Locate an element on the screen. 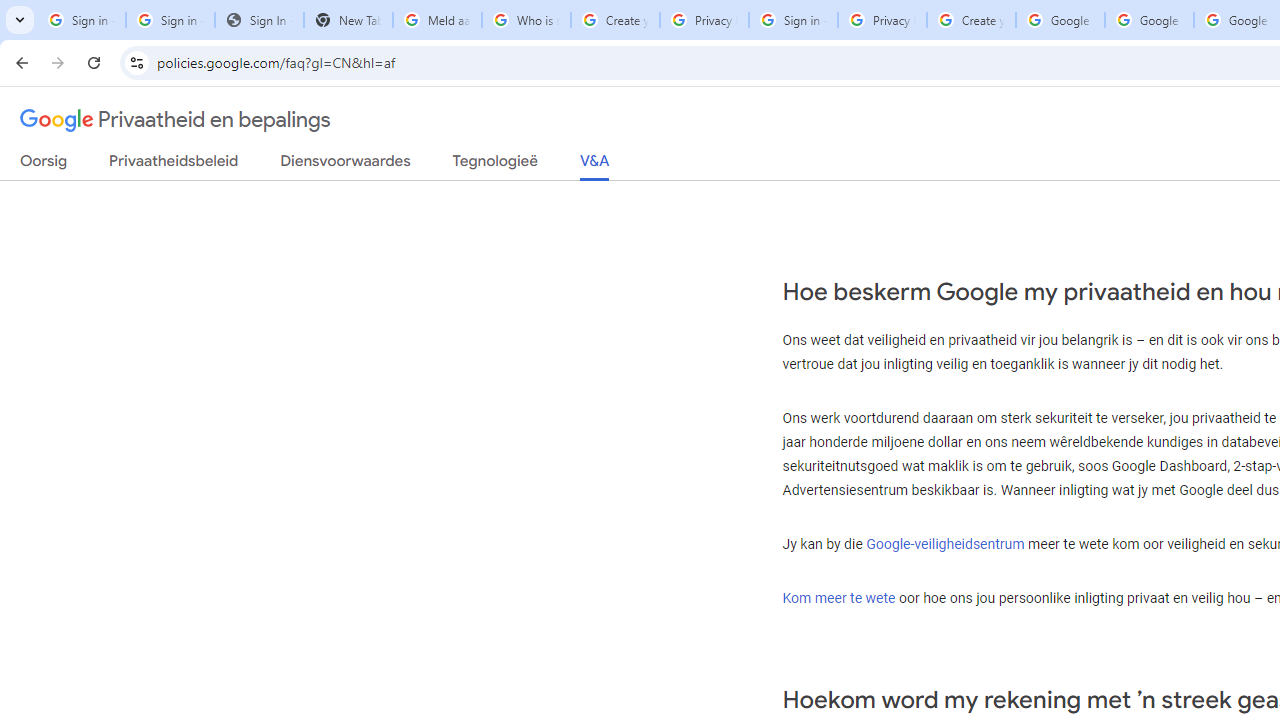  'New Tab' is located at coordinates (348, 20).